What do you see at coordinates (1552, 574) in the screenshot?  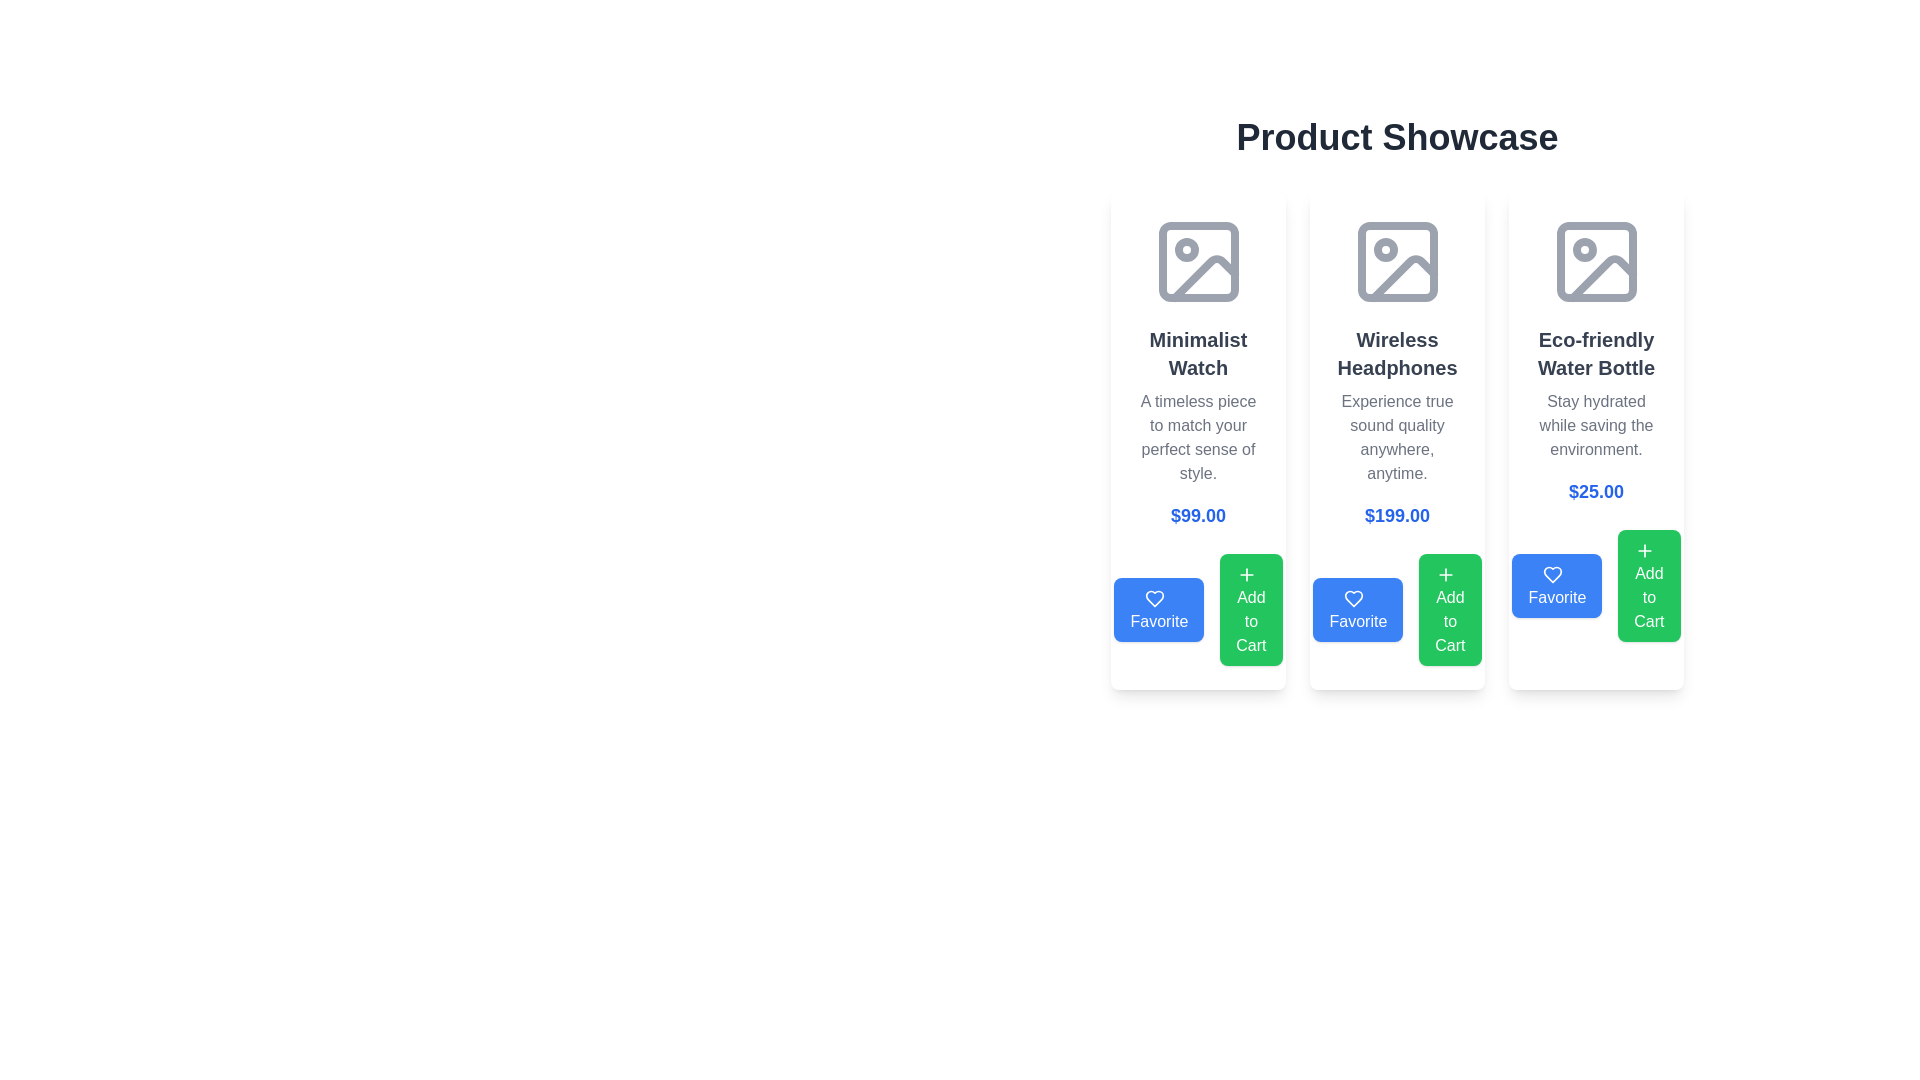 I see `the heart-shaped icon within the blue 'Favorite' button associated with the third product card titled 'Eco-friendly Water Bottle' to favorite the item` at bounding box center [1552, 574].